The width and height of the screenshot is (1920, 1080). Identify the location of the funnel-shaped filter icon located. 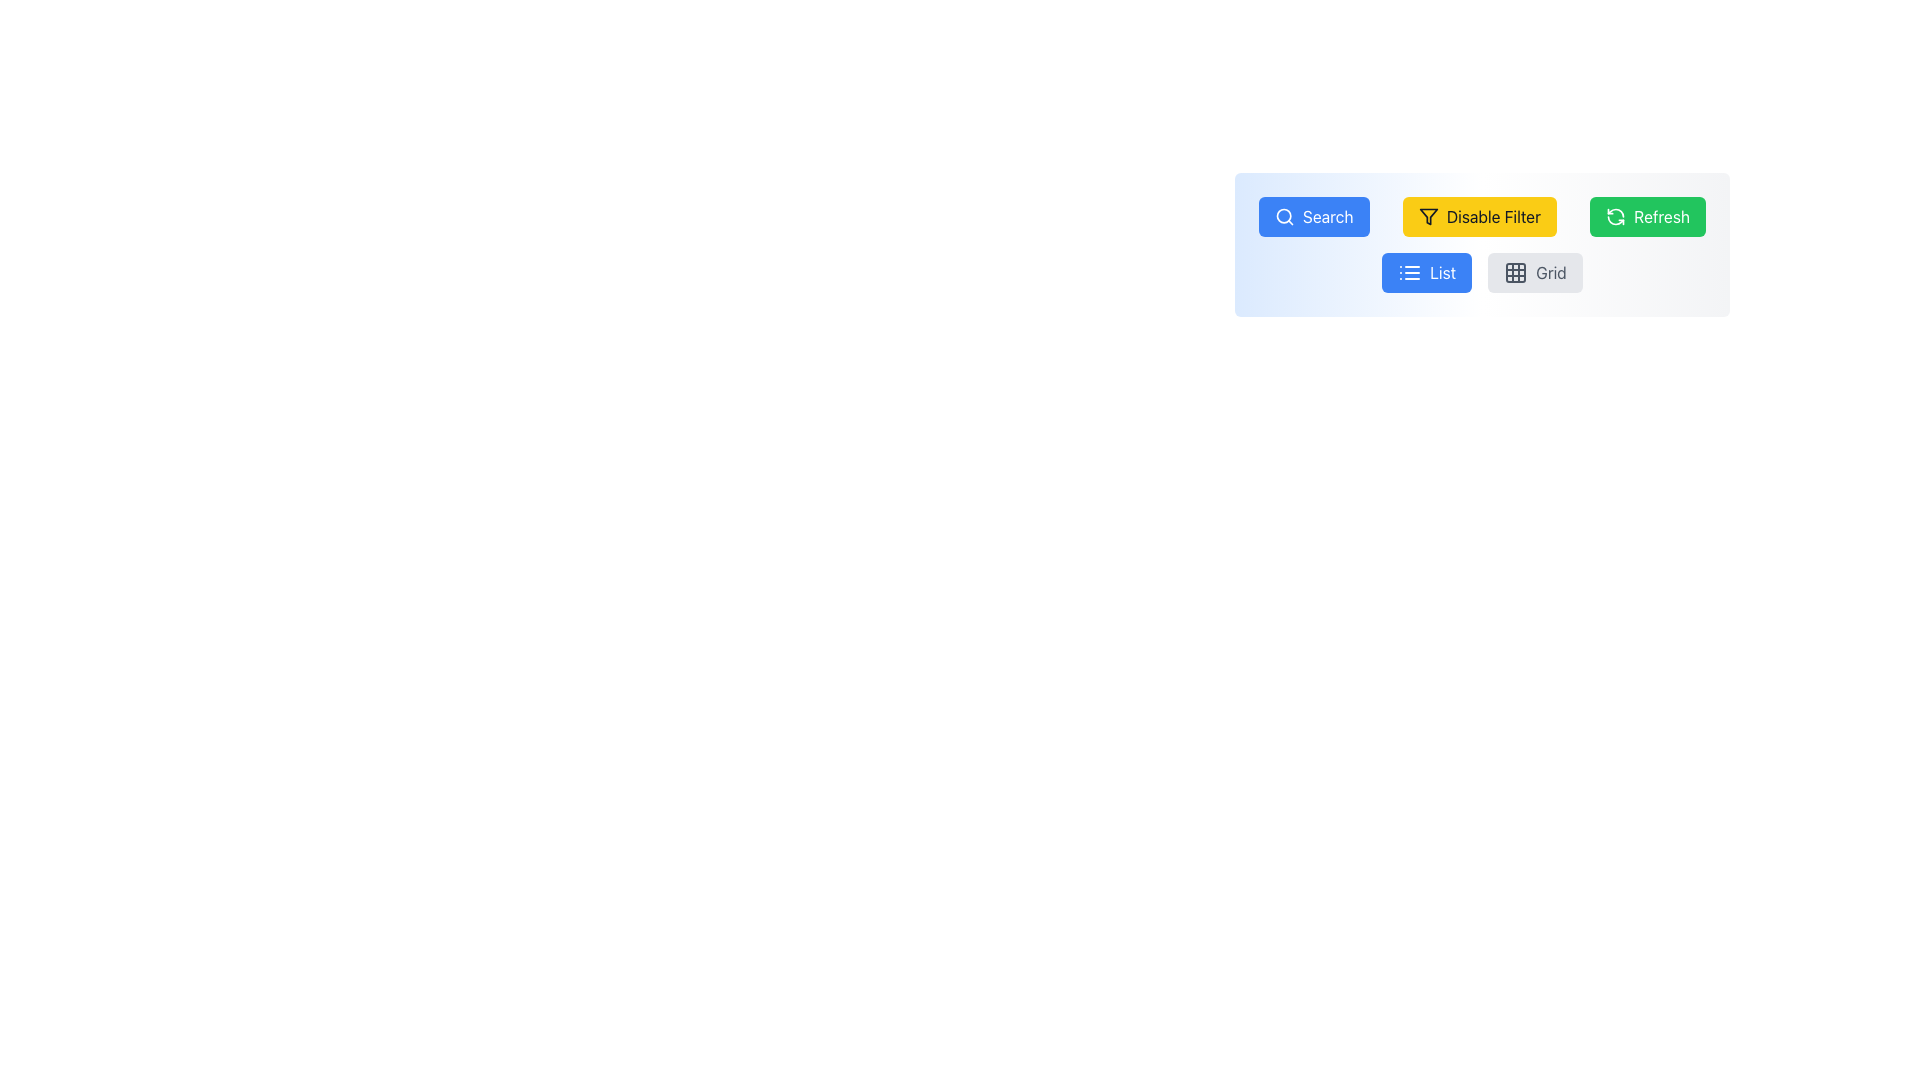
(1427, 216).